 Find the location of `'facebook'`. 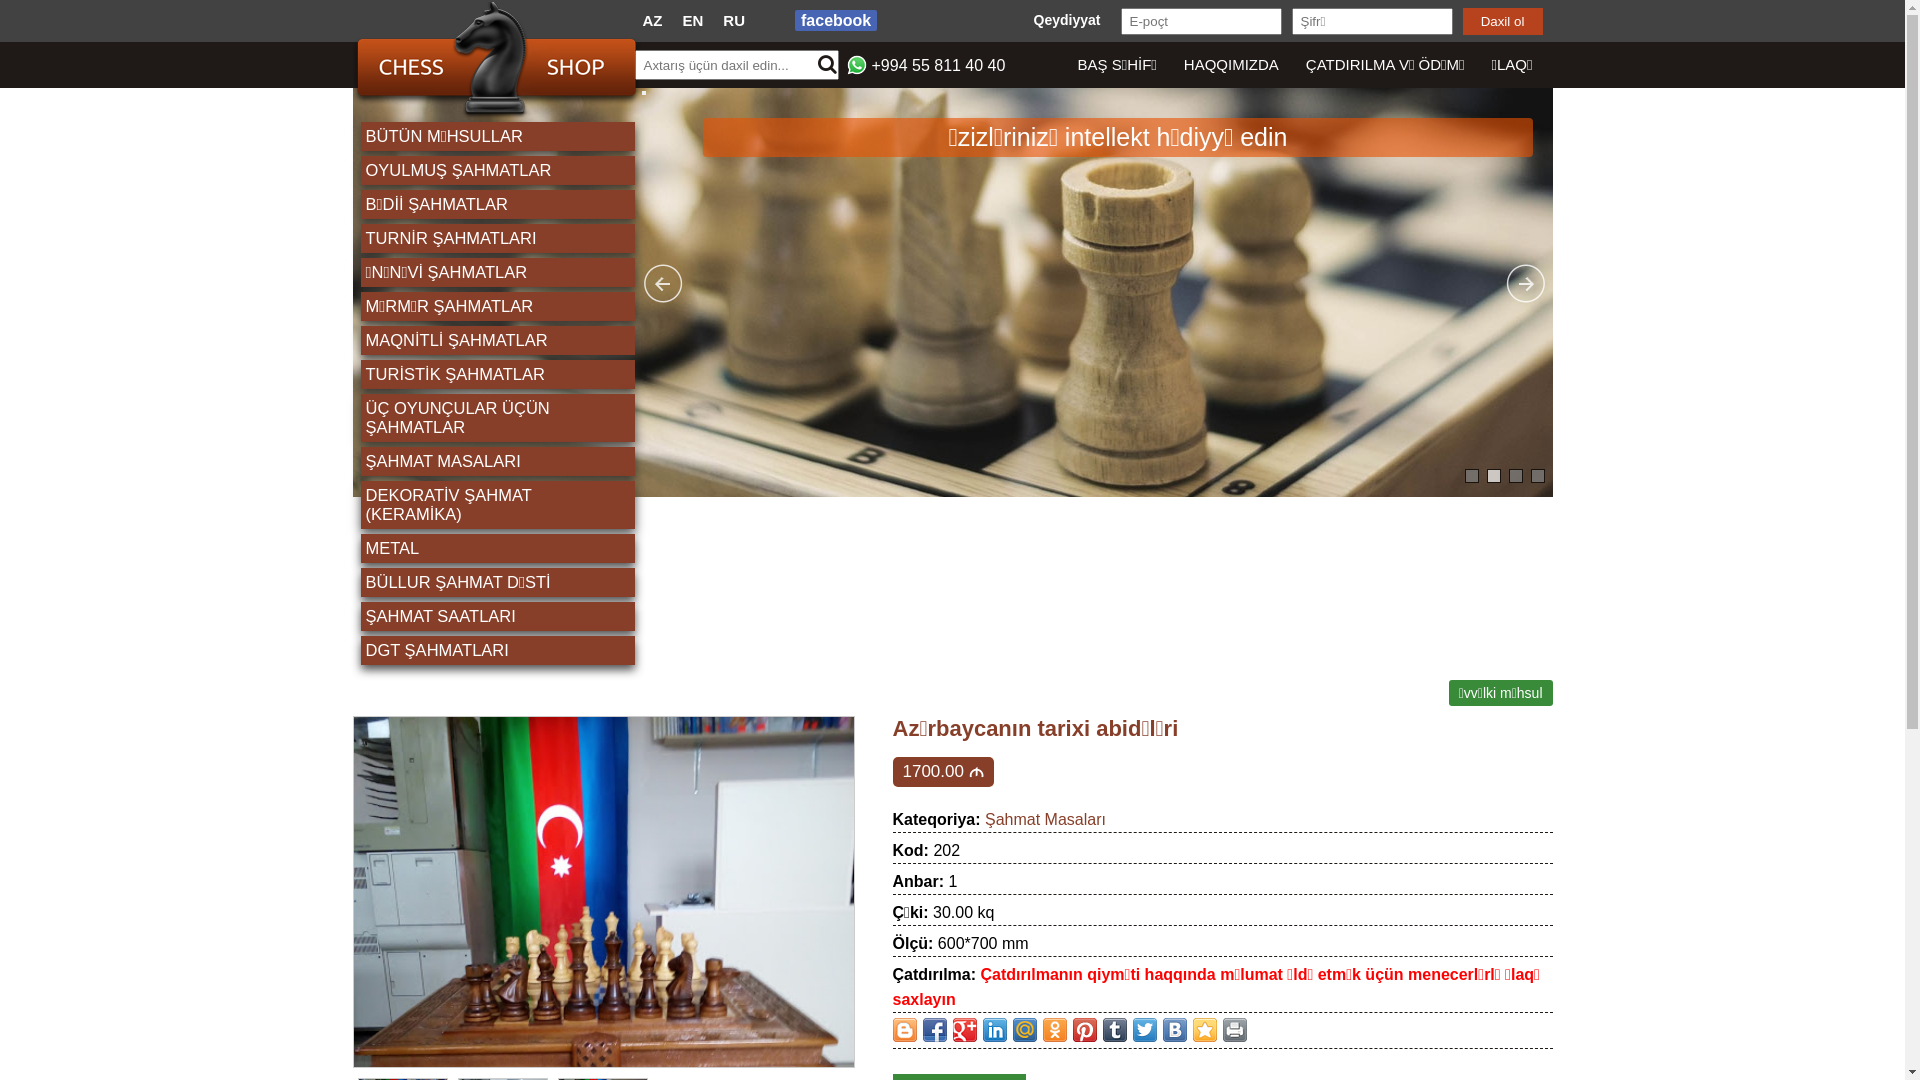

'facebook' is located at coordinates (835, 20).